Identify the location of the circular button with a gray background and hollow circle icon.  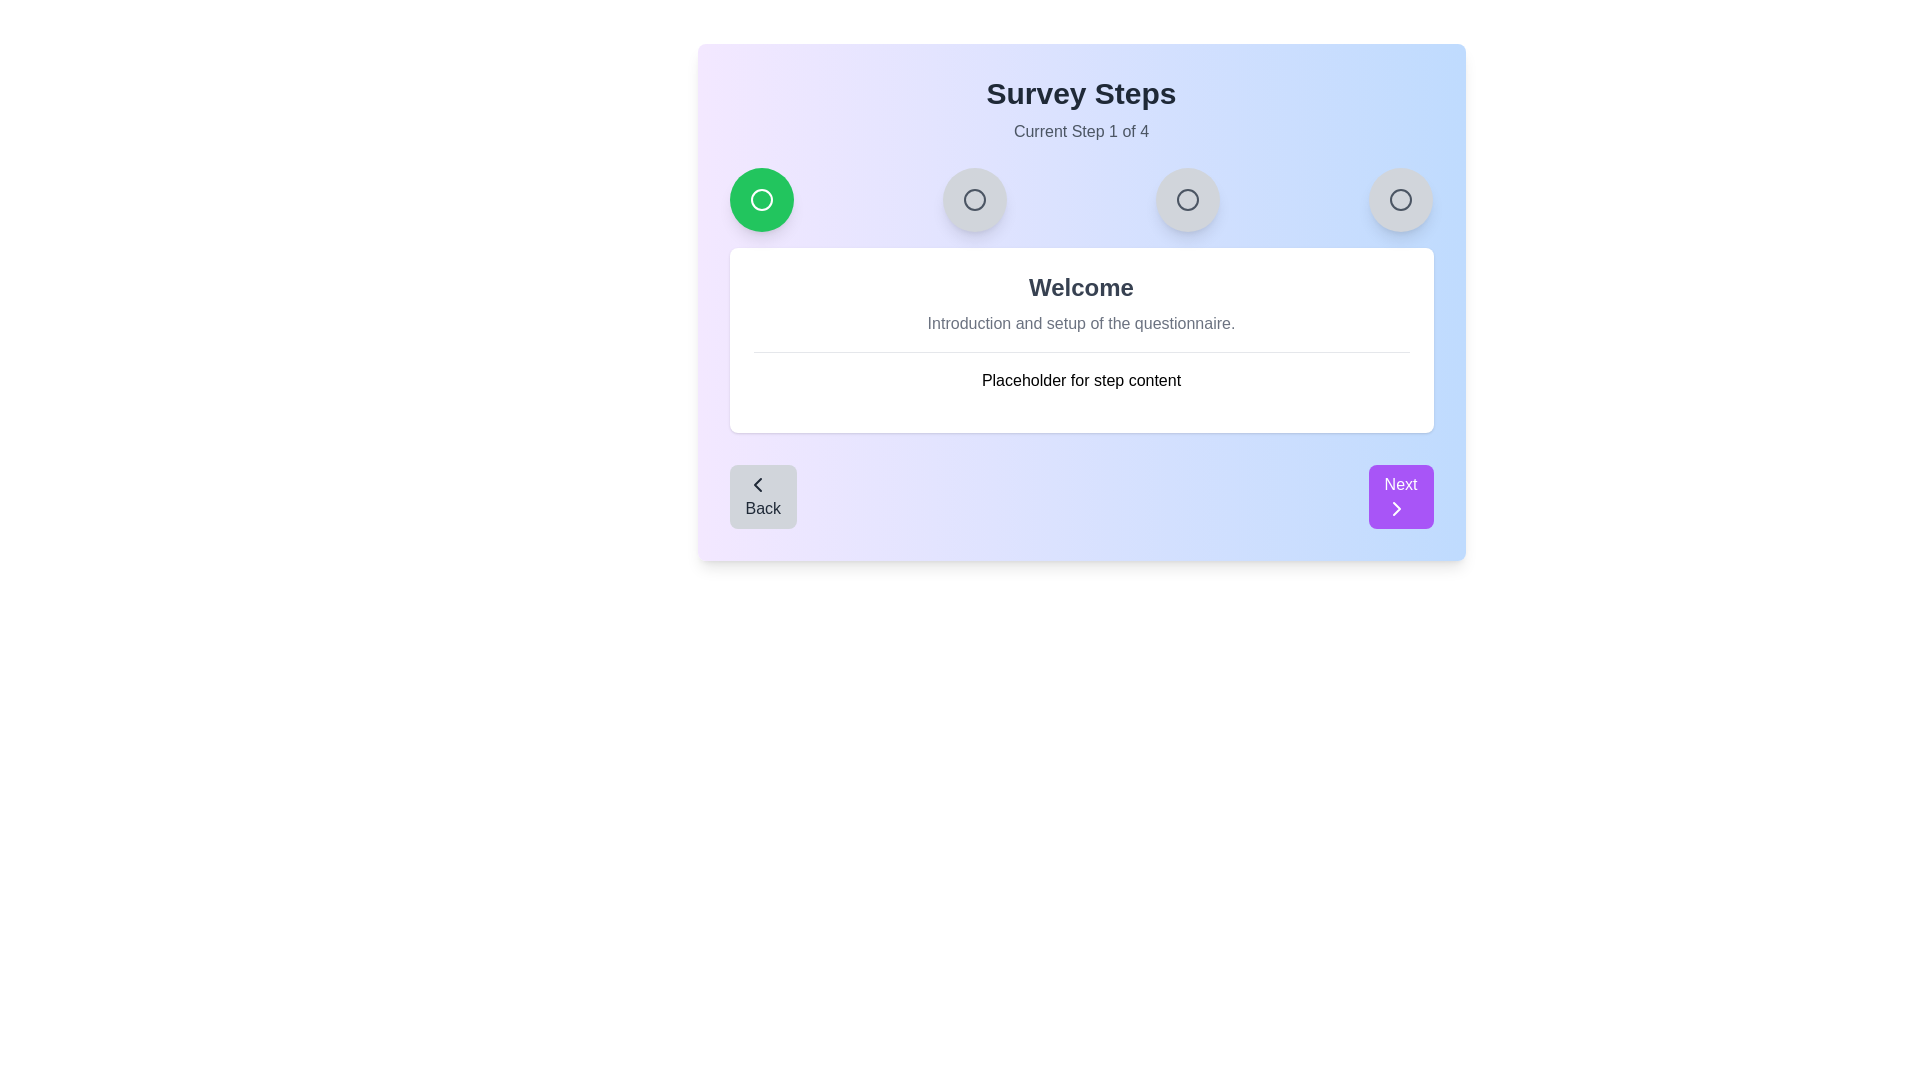
(1188, 200).